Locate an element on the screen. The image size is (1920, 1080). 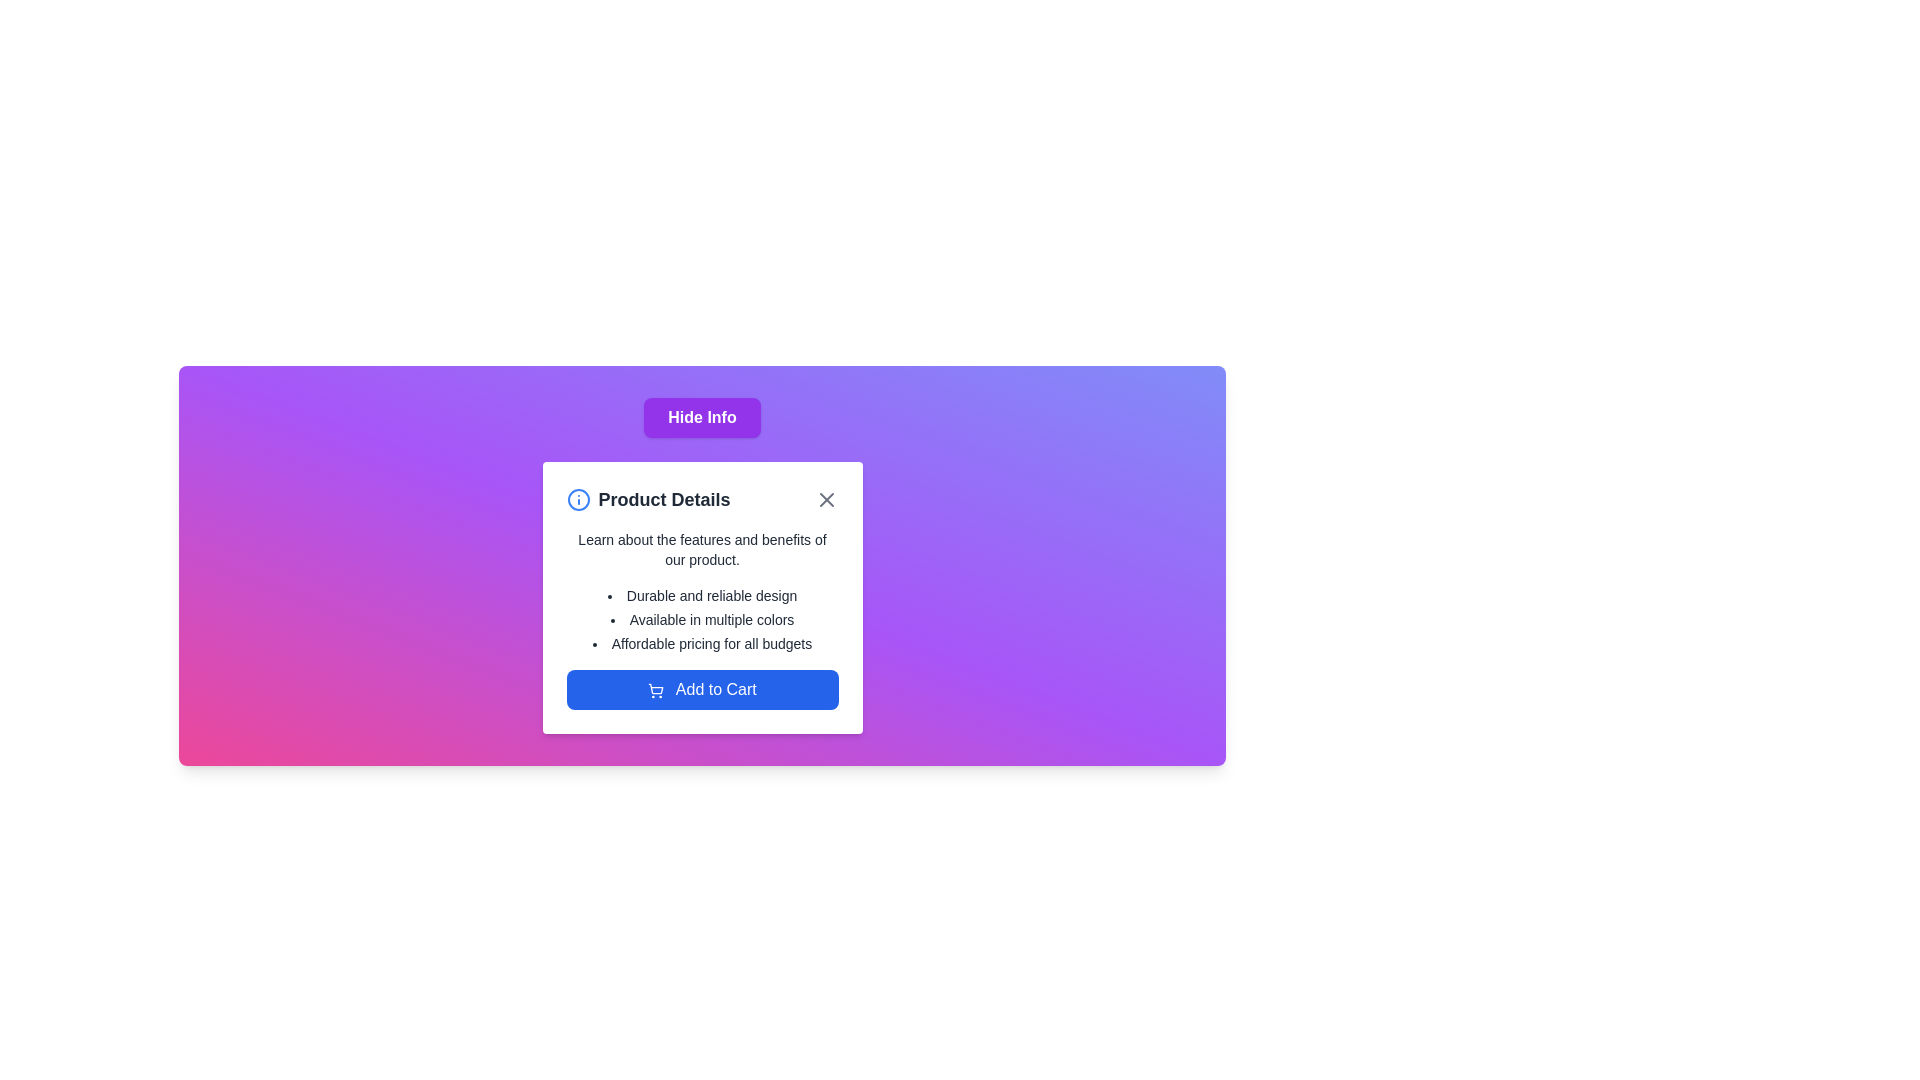
the introductory text element located below the 'Product Details' heading and above the bullet point list within the white panel is located at coordinates (702, 550).